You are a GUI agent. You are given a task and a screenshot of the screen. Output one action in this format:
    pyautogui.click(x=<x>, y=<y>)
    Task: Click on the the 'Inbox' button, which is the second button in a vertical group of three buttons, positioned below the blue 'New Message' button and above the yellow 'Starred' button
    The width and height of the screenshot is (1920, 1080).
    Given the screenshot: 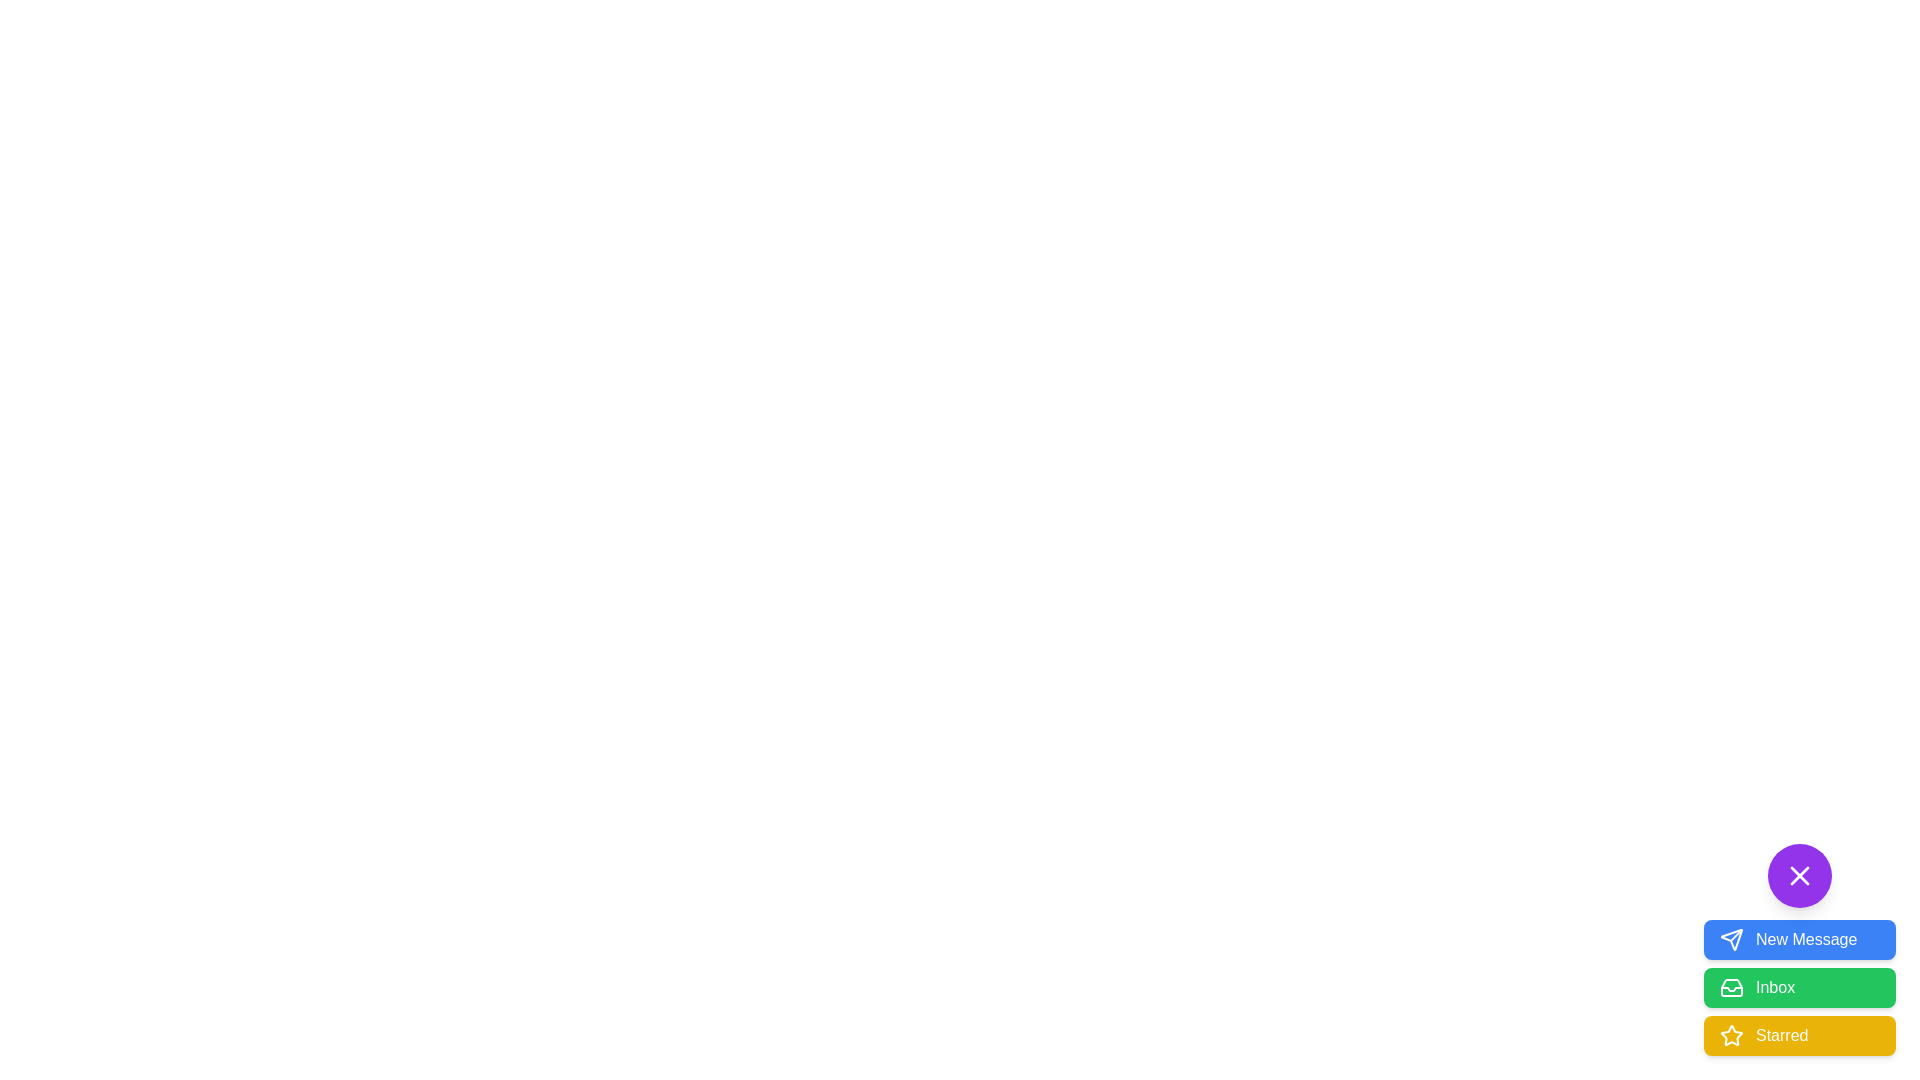 What is the action you would take?
    pyautogui.click(x=1800, y=986)
    